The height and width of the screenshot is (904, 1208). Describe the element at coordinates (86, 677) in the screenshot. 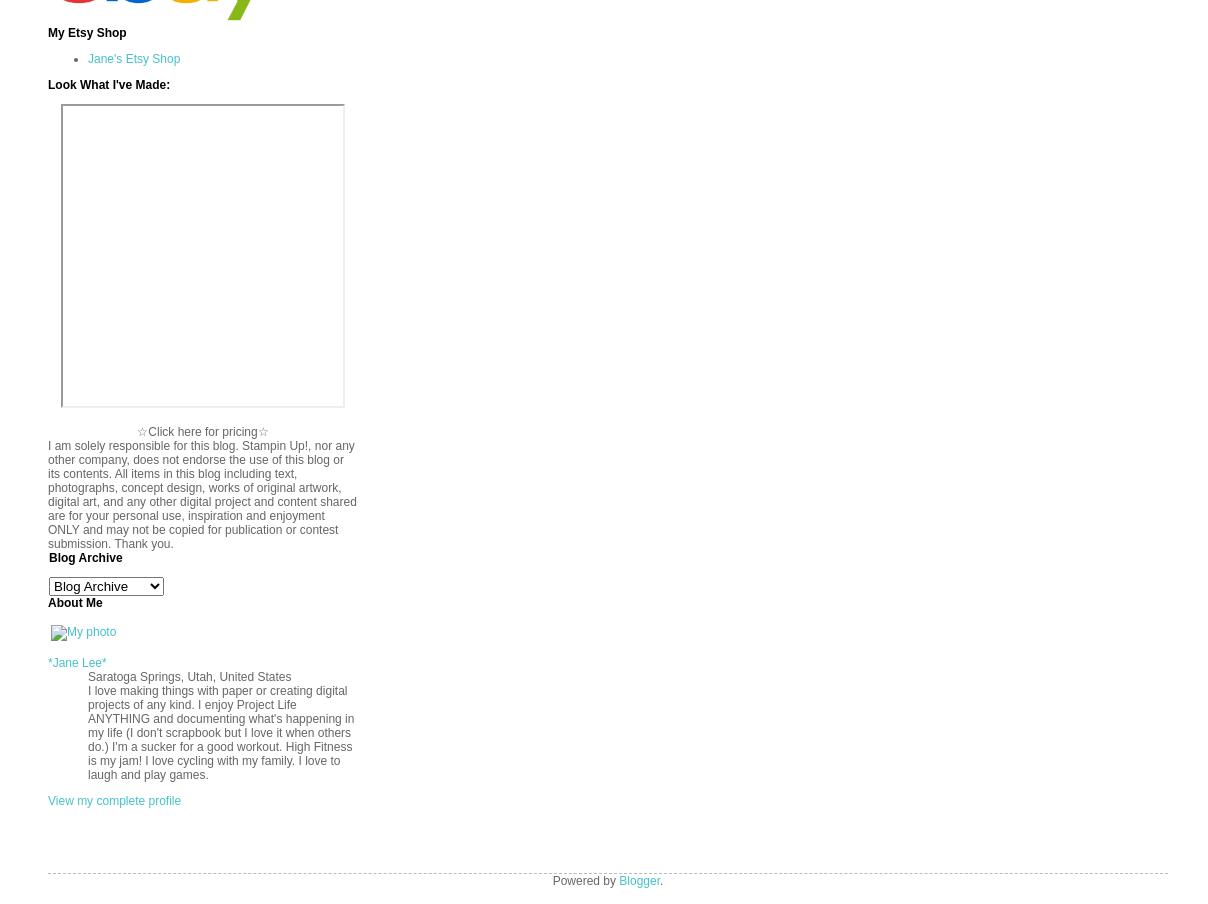

I see `'Saratoga Springs, Utah, United States'` at that location.